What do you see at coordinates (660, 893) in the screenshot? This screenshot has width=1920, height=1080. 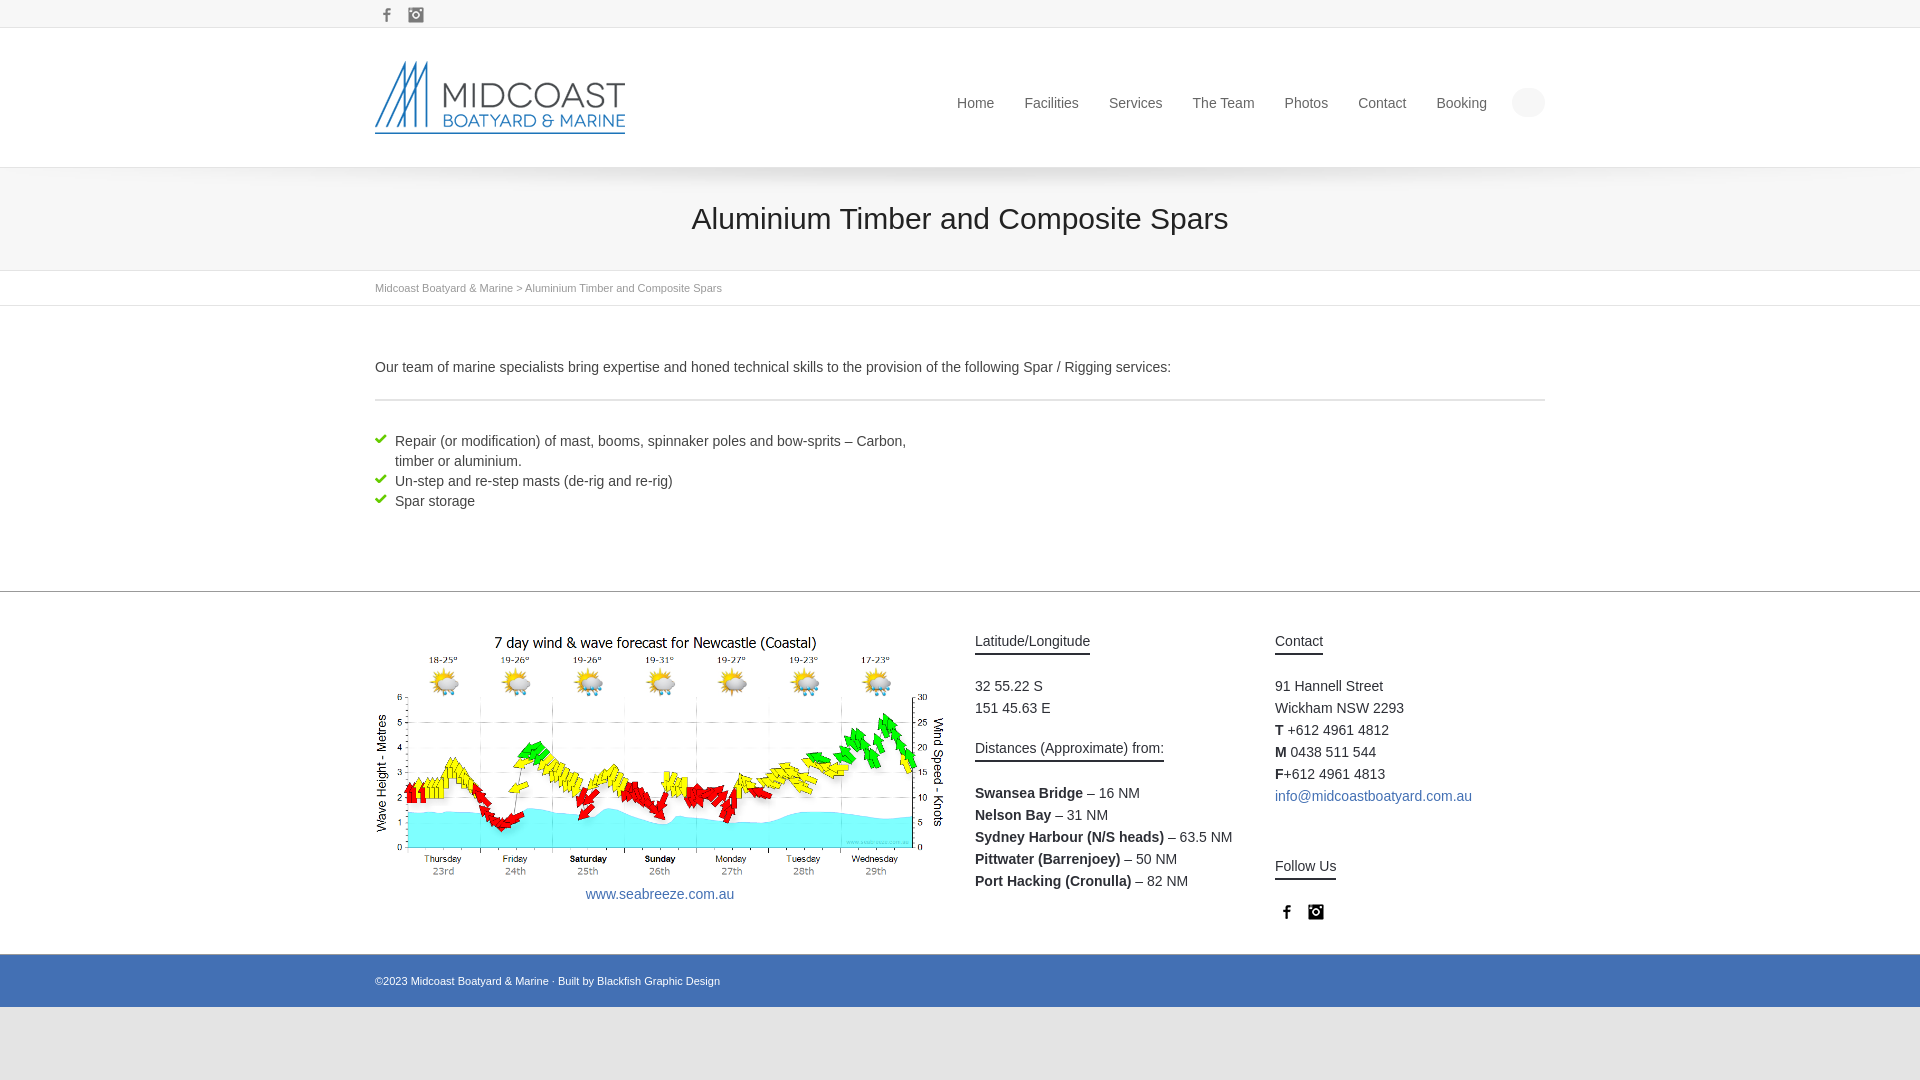 I see `'www.seabreeze.com.au'` at bounding box center [660, 893].